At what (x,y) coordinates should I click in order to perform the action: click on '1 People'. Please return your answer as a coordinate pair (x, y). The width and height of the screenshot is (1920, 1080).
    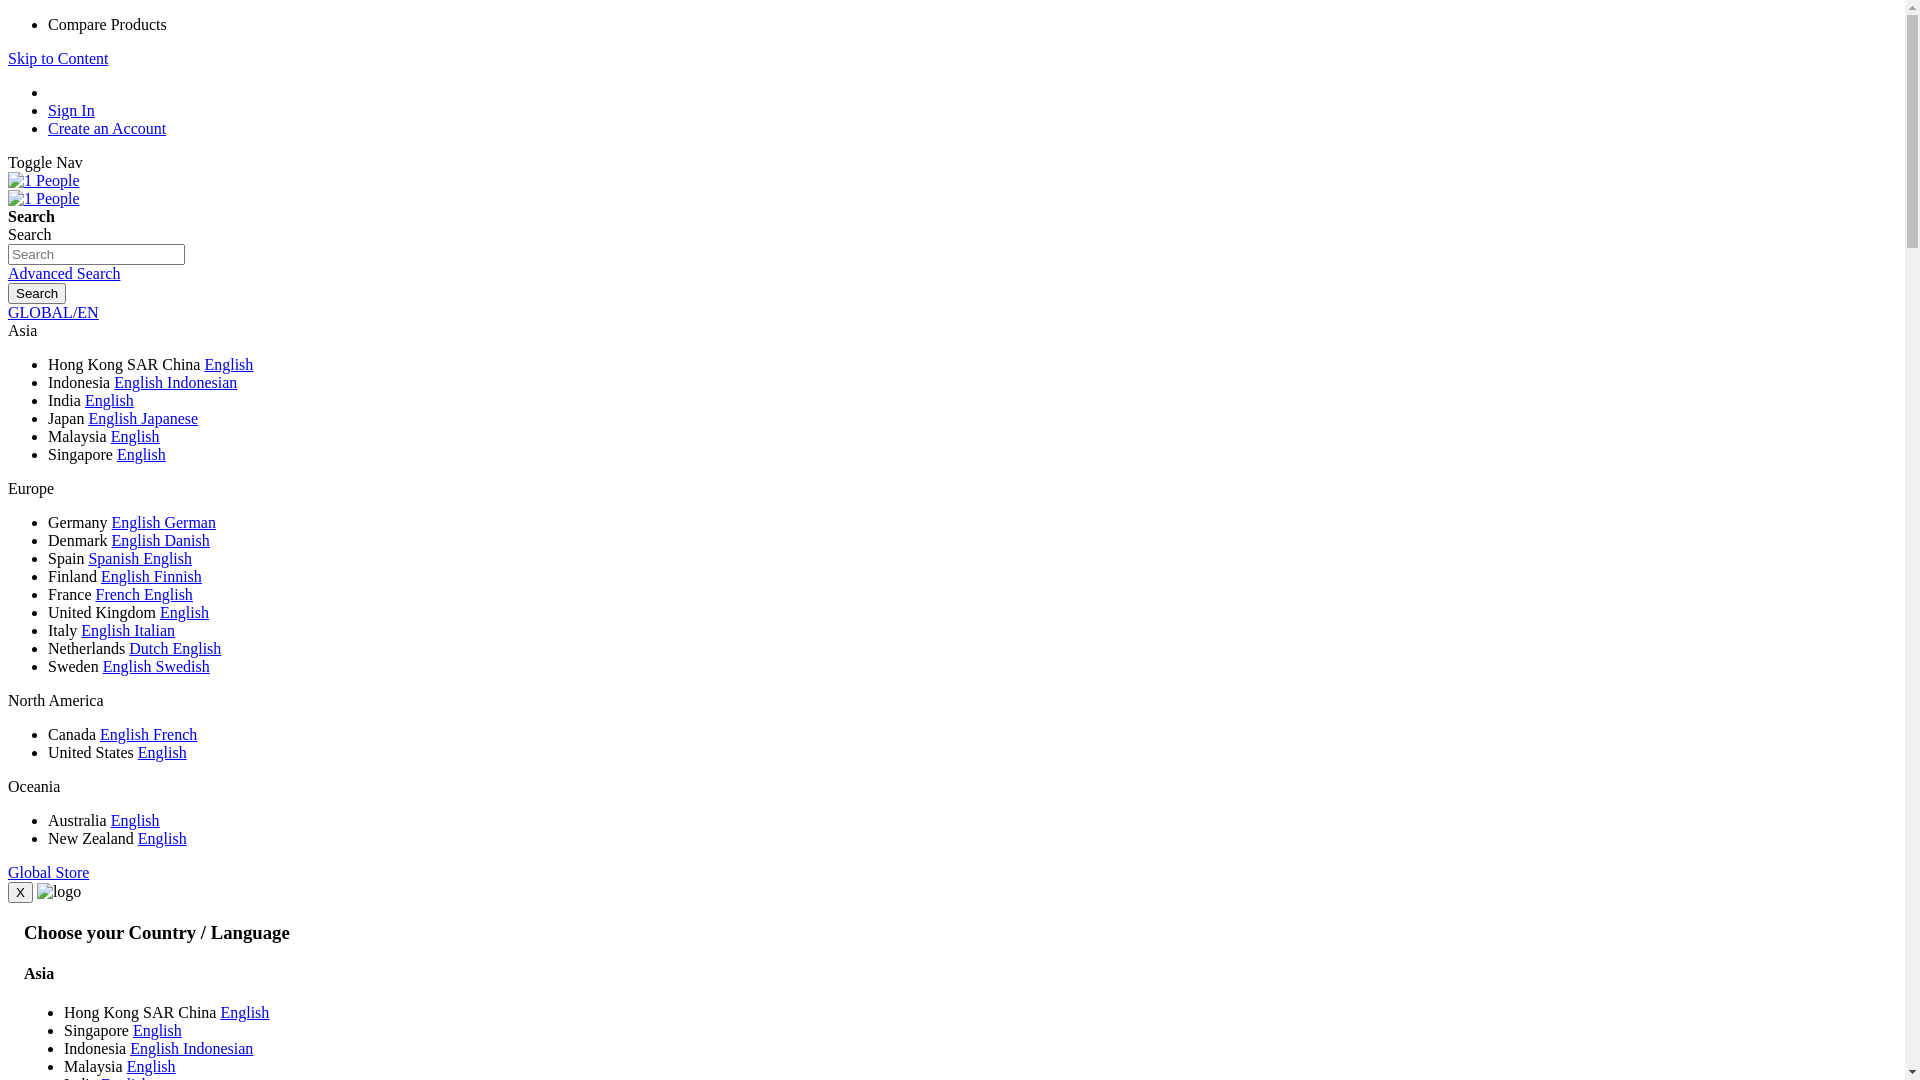
    Looking at the image, I should click on (43, 198).